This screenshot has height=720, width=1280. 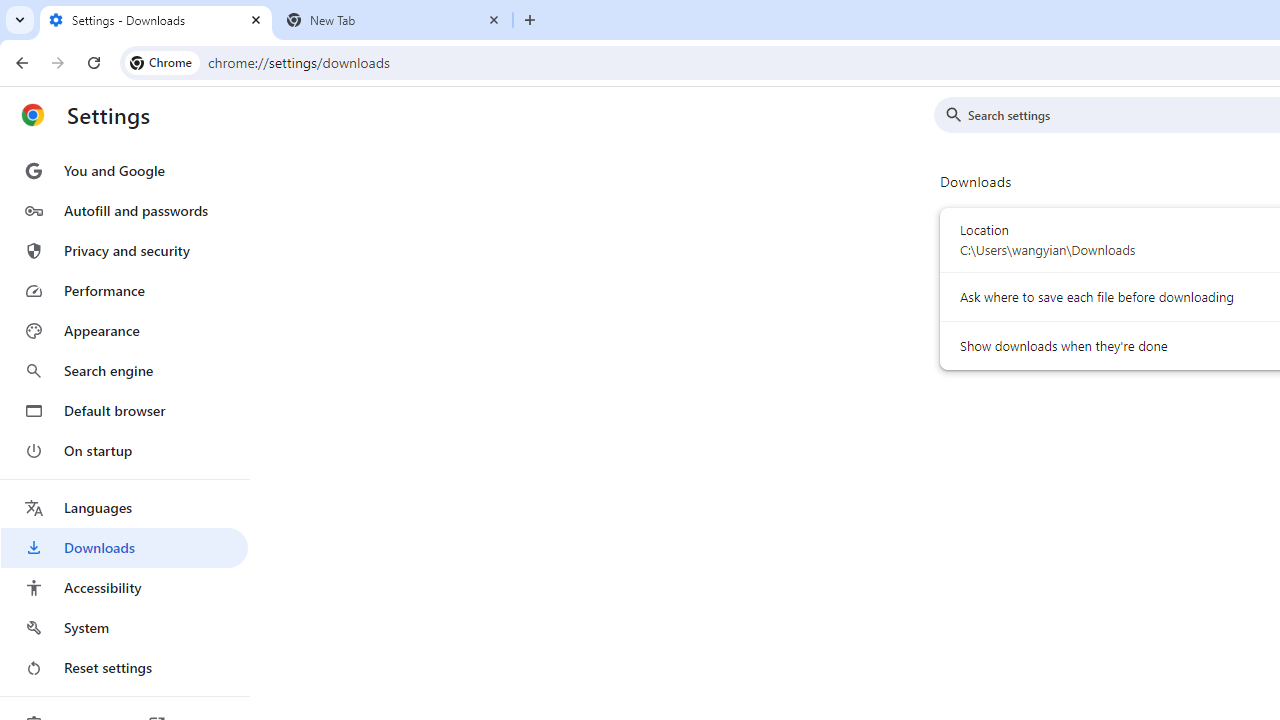 I want to click on 'Forward', so click(x=58, y=61).